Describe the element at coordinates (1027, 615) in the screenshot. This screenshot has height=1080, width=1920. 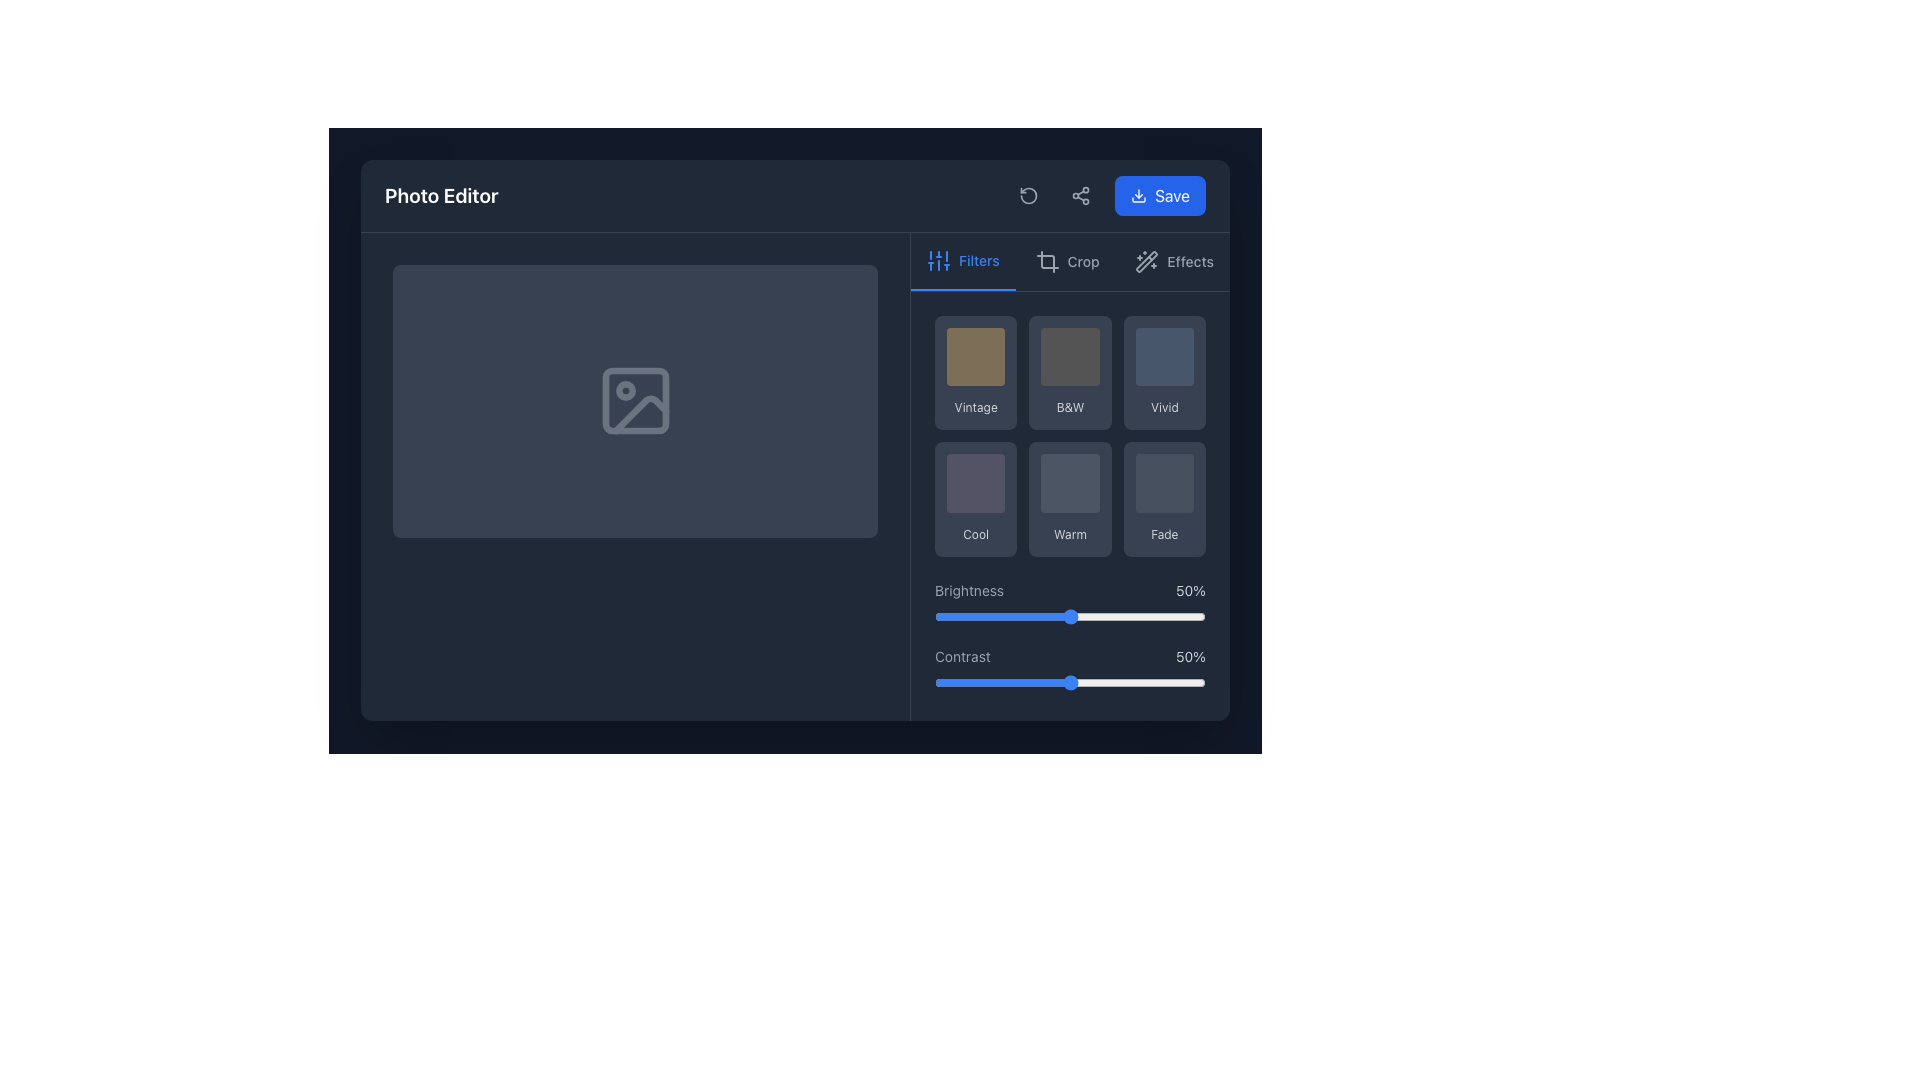
I see `the slider` at that location.